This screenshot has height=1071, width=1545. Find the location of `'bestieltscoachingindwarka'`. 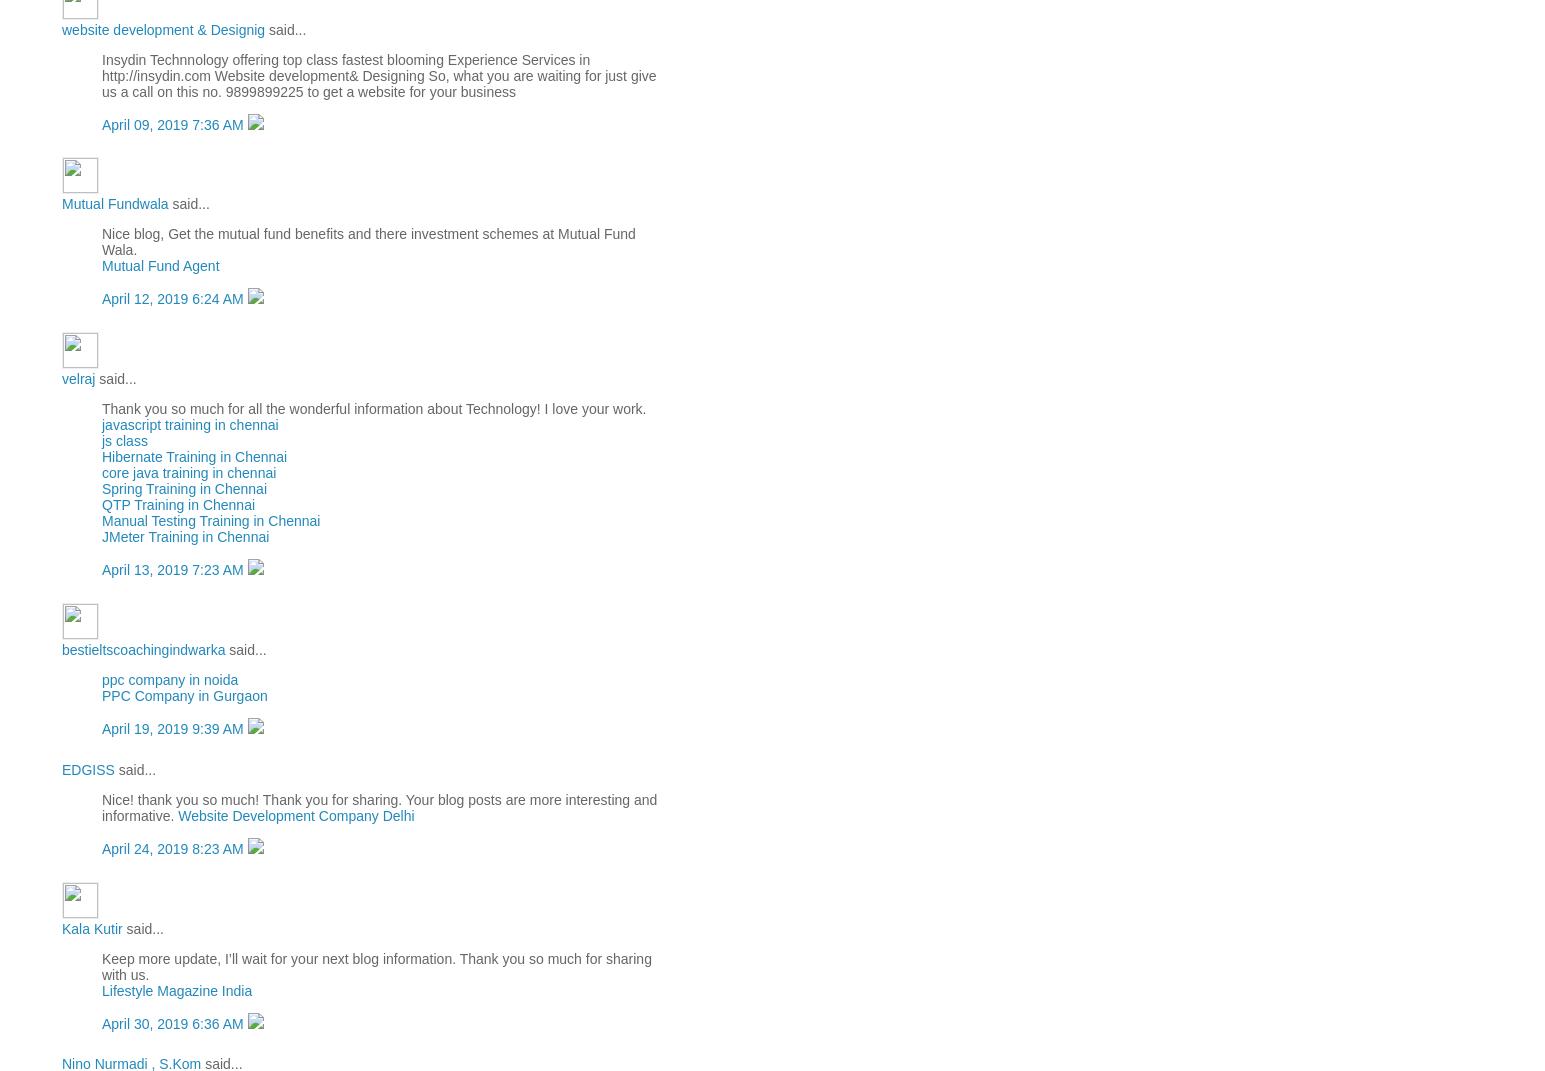

'bestieltscoachingindwarka' is located at coordinates (60, 648).